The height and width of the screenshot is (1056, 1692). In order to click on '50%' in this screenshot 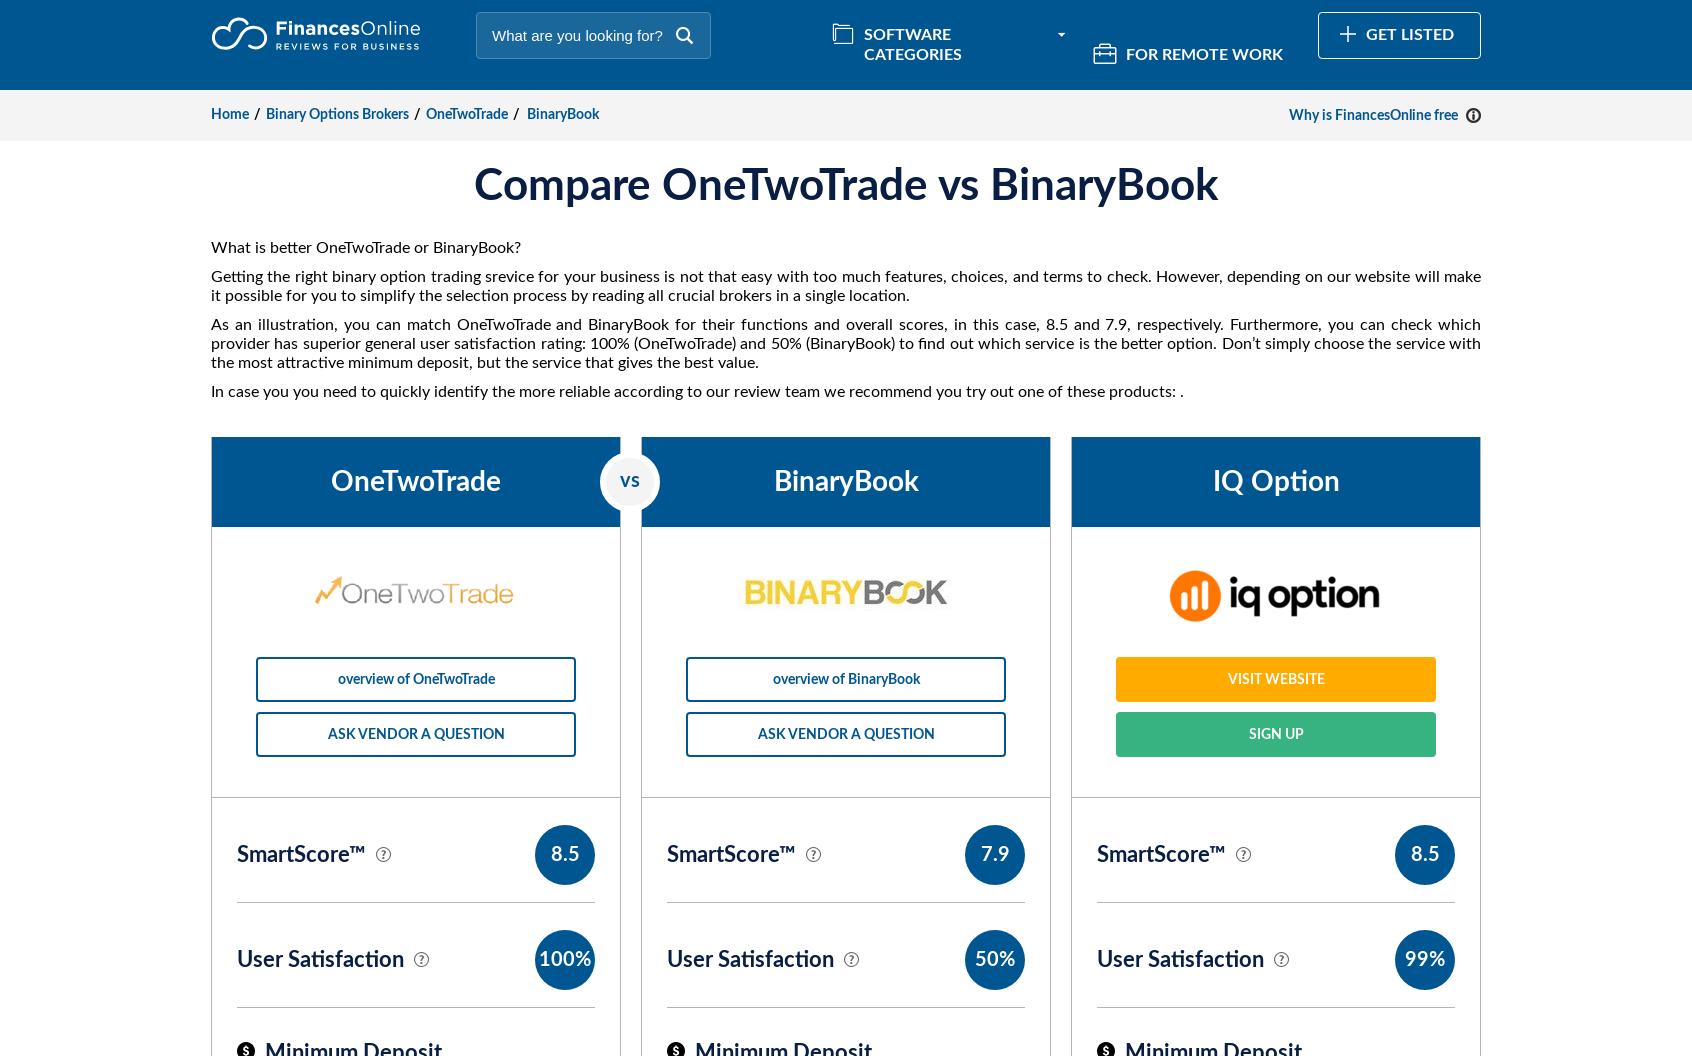, I will do `click(994, 960)`.